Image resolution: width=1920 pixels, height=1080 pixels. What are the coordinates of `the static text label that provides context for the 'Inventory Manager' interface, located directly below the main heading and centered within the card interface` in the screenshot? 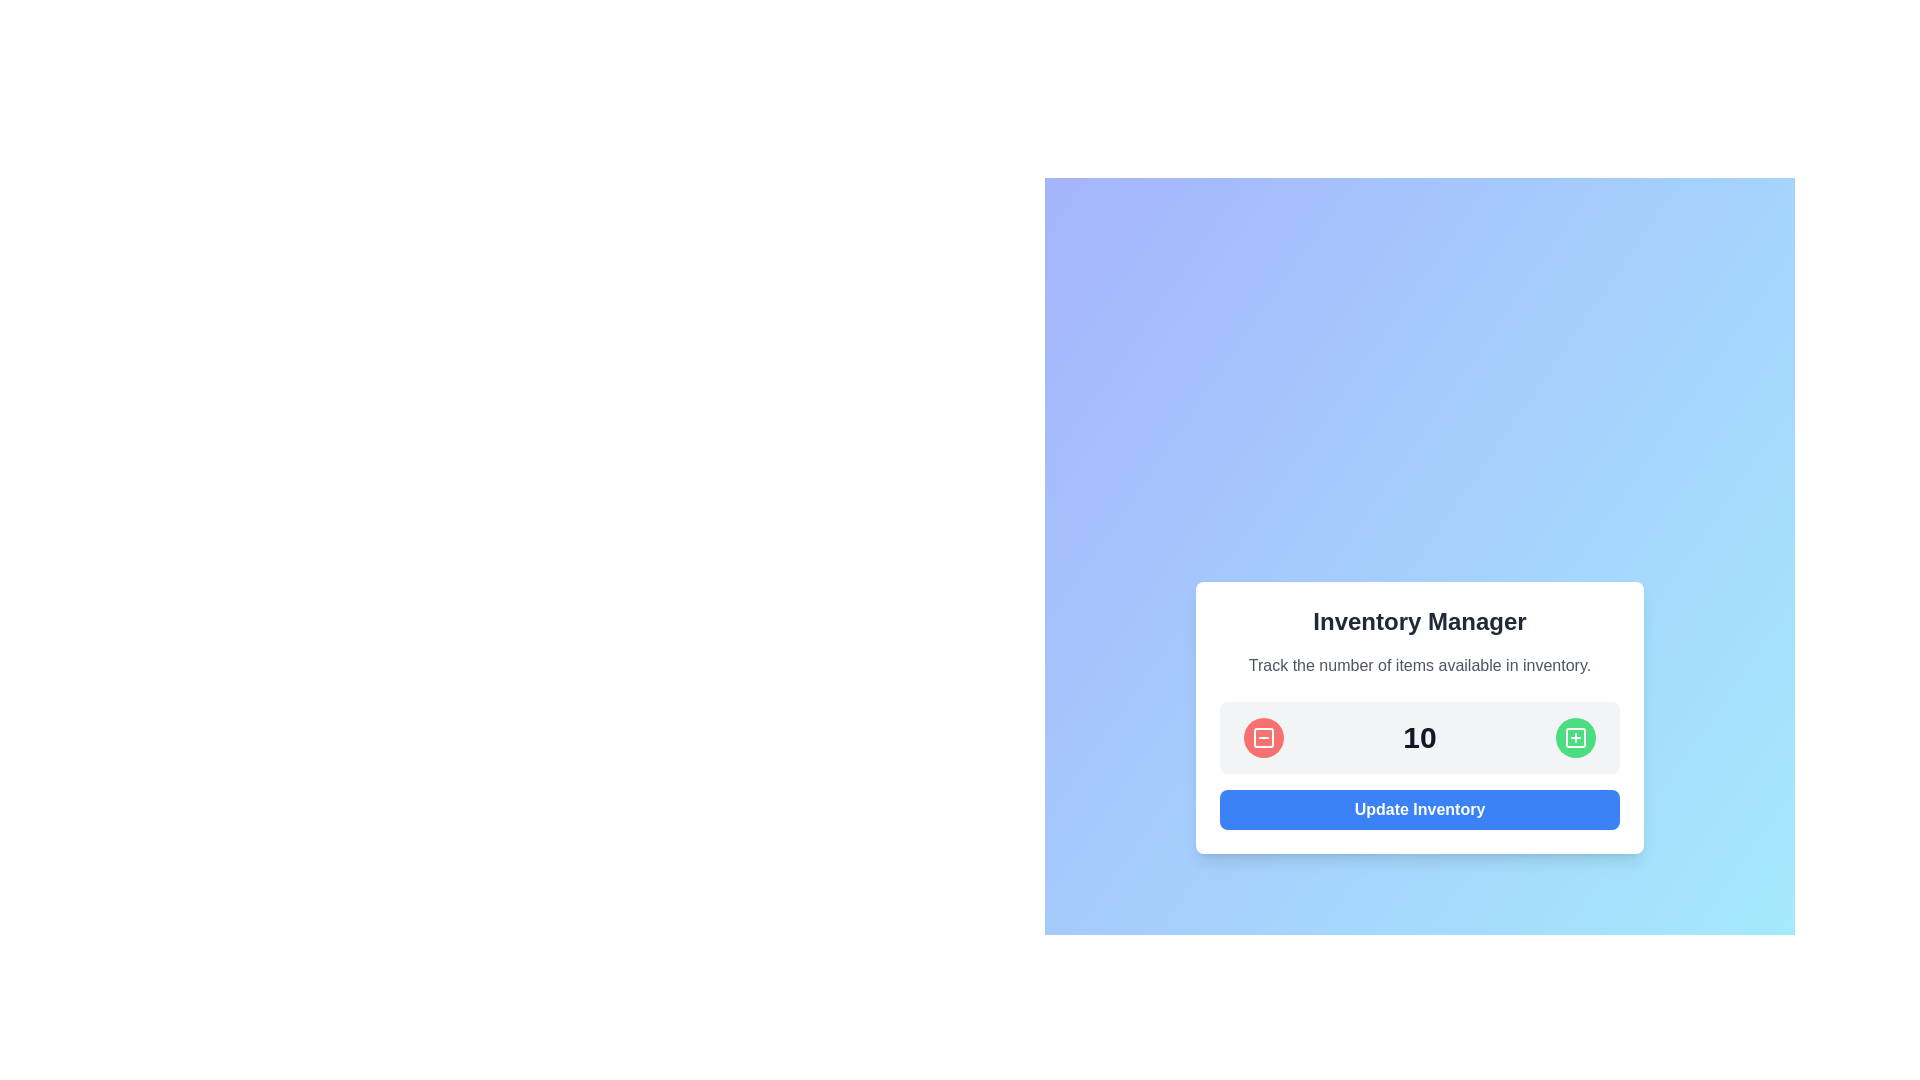 It's located at (1419, 666).